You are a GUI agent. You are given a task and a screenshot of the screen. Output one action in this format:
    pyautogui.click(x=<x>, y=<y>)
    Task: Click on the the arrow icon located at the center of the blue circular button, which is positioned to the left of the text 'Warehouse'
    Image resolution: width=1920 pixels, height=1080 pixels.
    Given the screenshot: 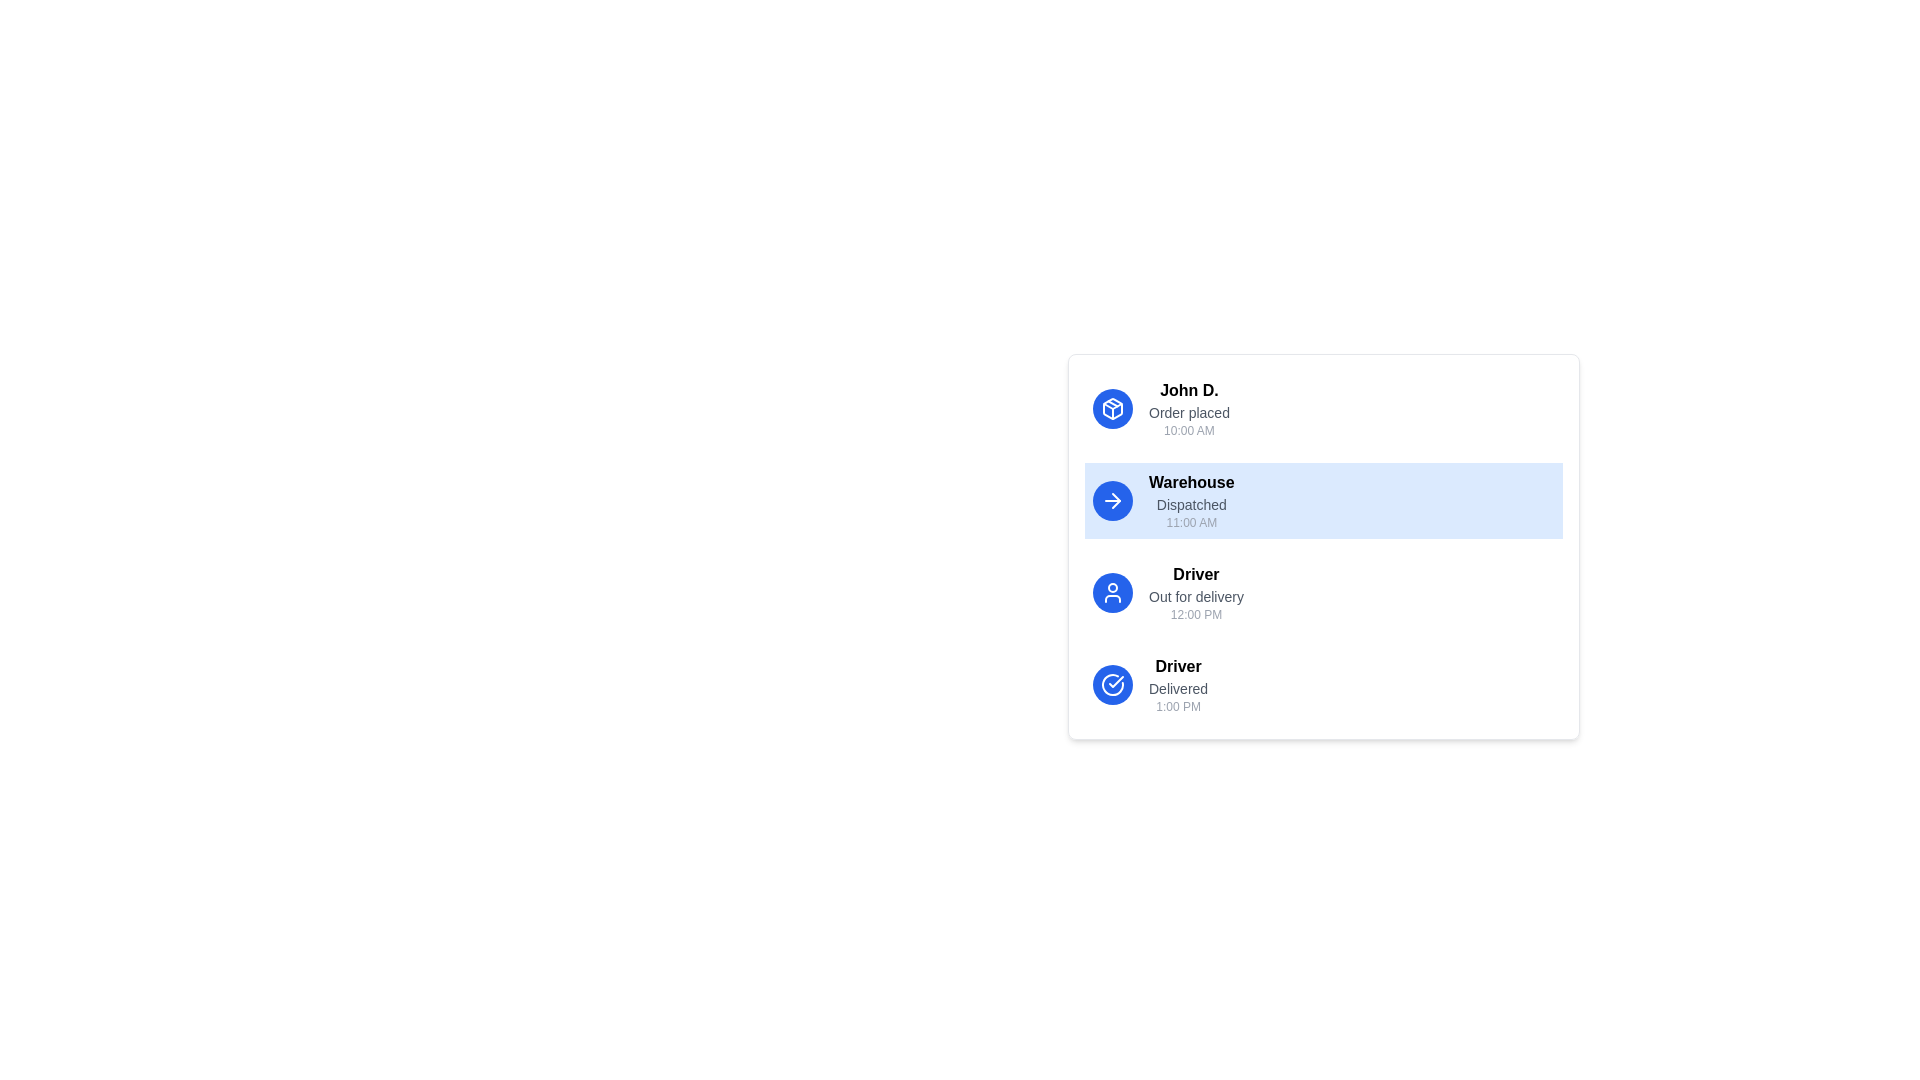 What is the action you would take?
    pyautogui.click(x=1112, y=500)
    